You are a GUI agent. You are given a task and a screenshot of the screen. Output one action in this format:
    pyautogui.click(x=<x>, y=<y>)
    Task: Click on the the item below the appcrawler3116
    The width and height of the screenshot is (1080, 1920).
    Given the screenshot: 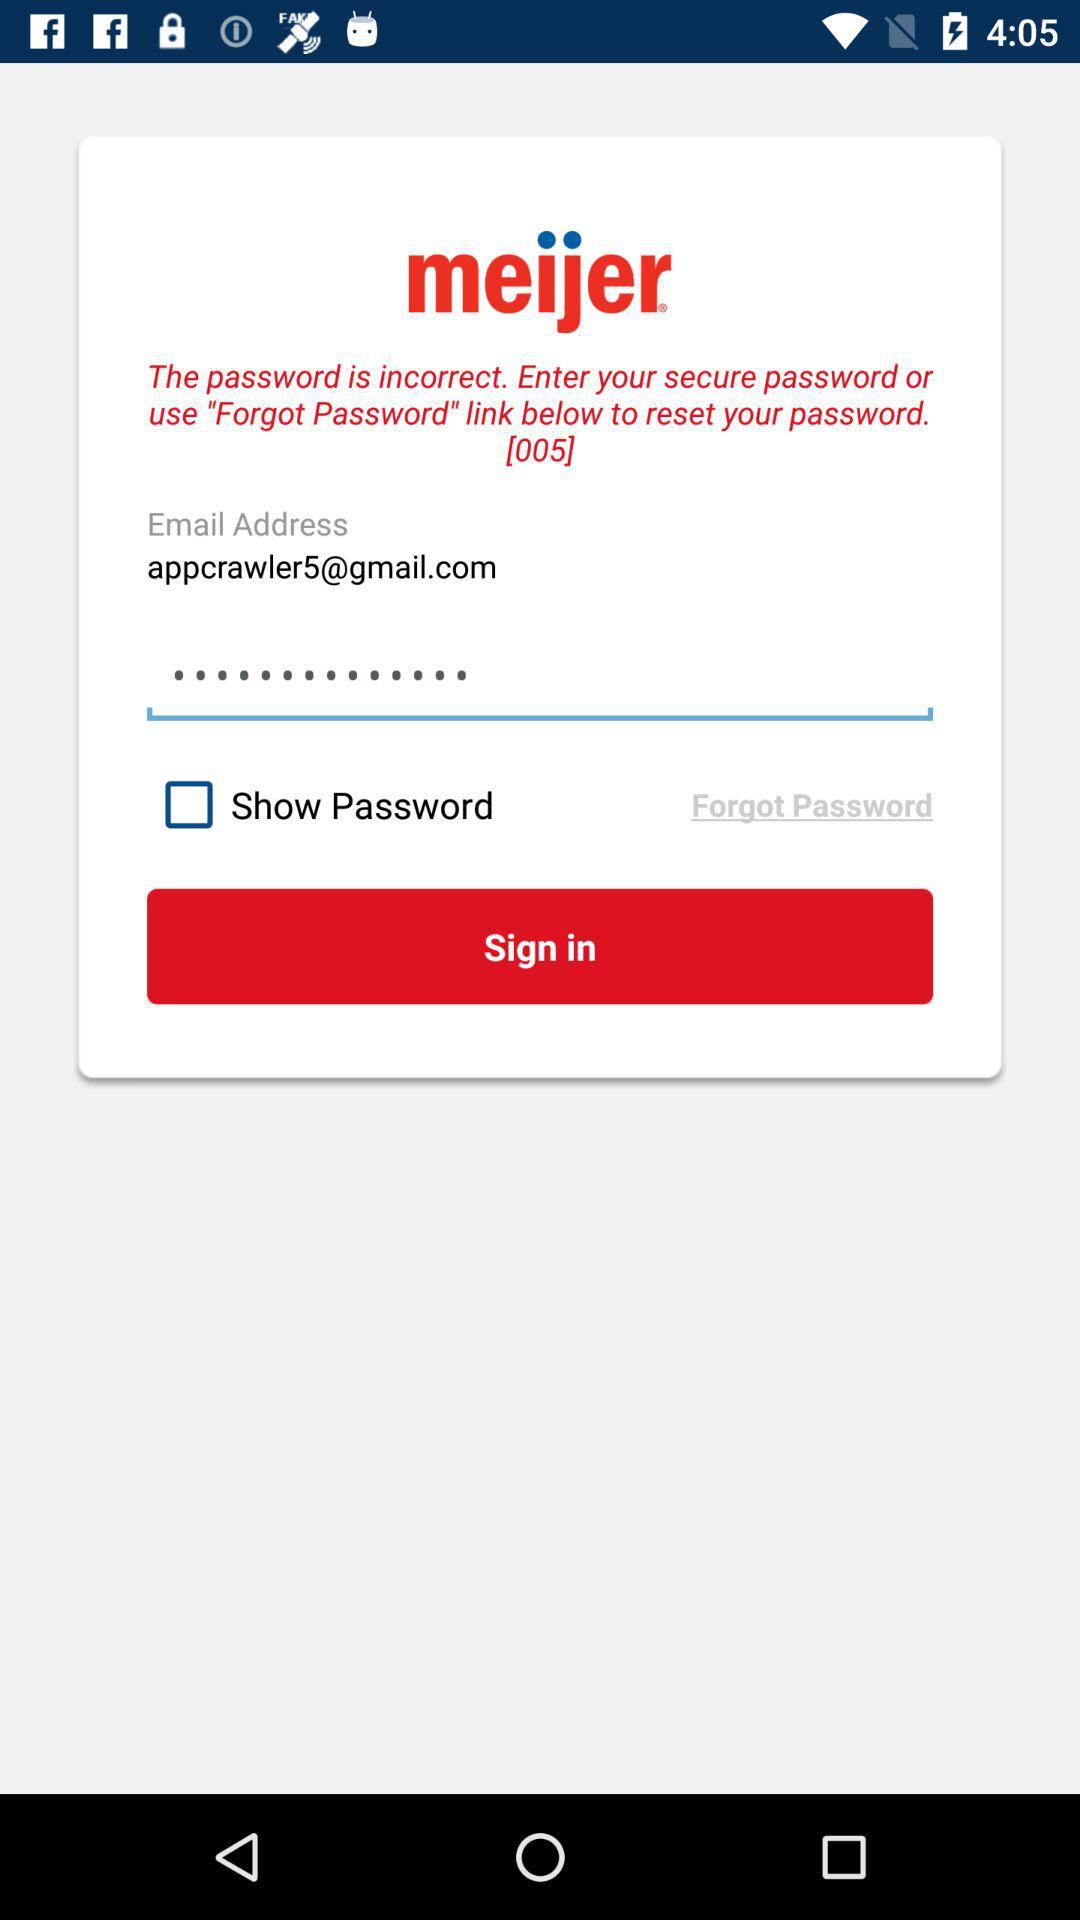 What is the action you would take?
    pyautogui.click(x=418, y=804)
    